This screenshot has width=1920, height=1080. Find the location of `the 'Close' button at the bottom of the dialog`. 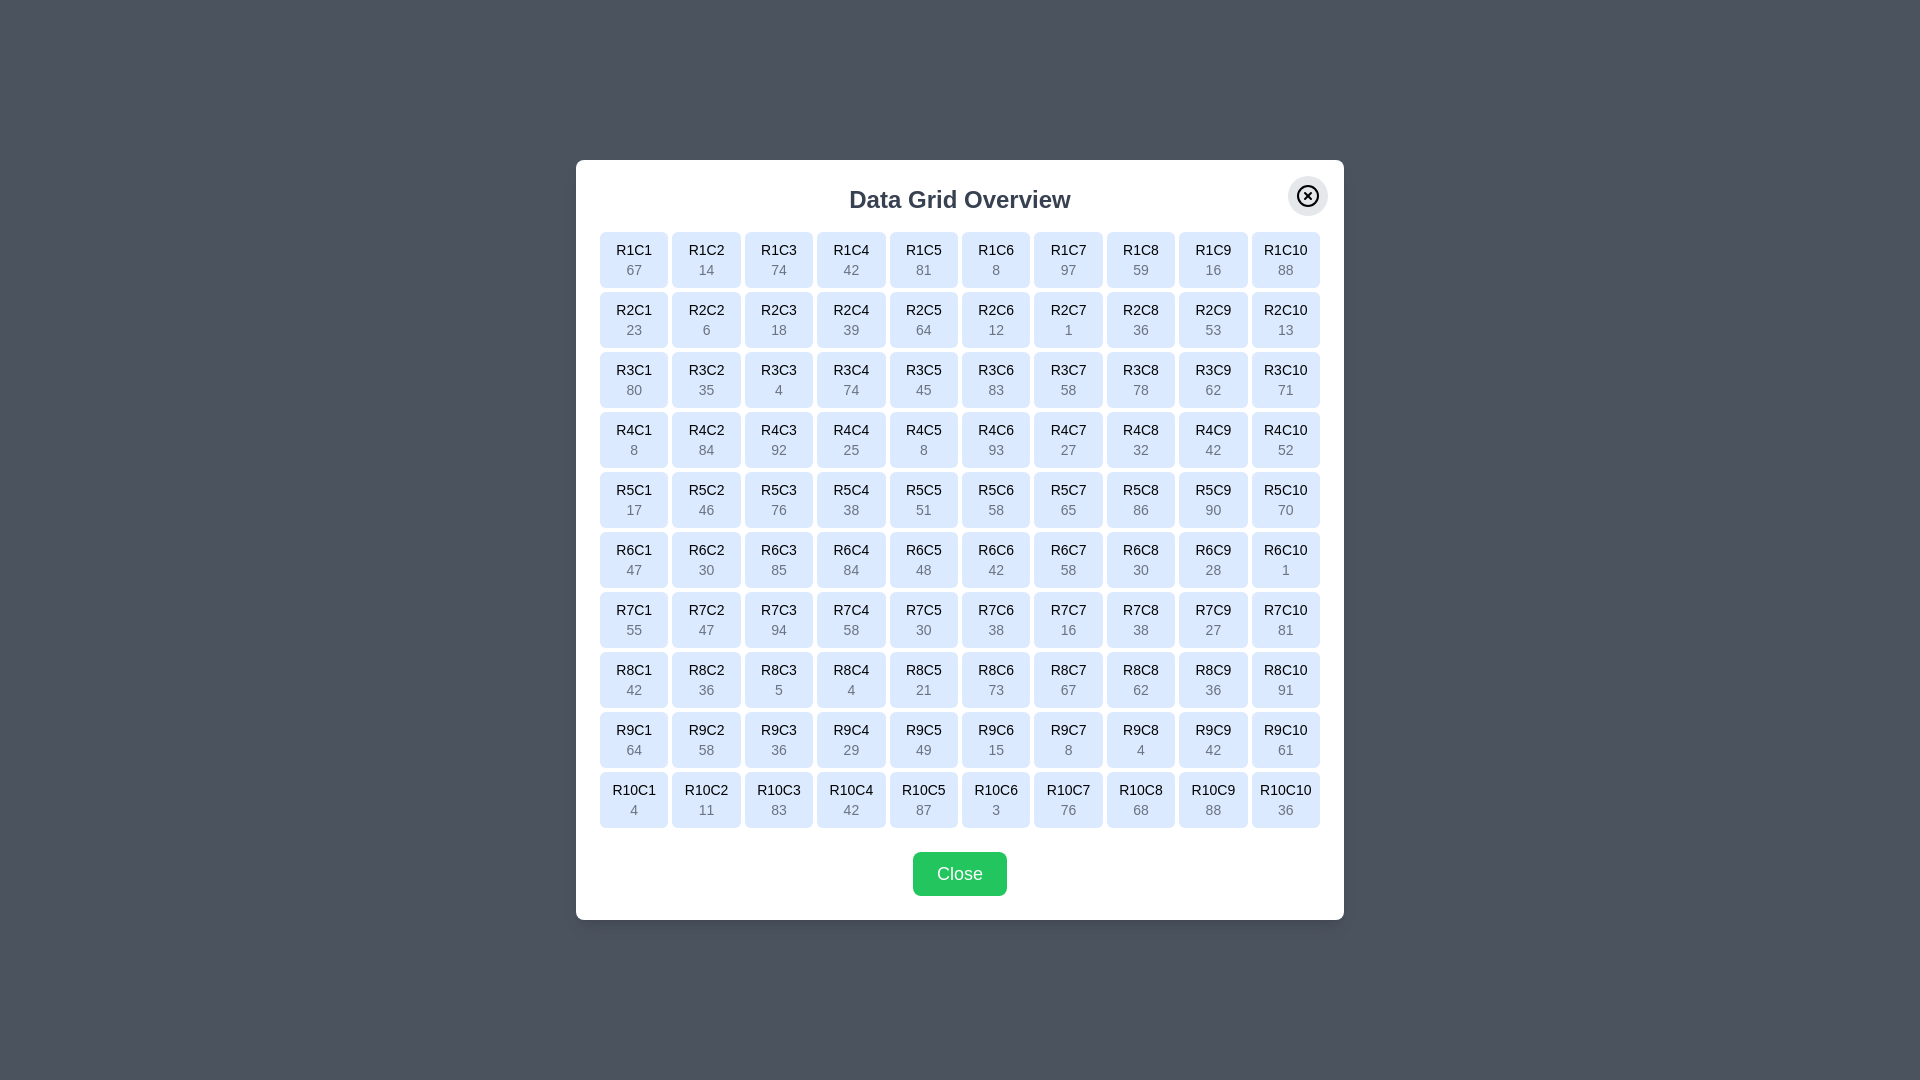

the 'Close' button at the bottom of the dialog is located at coordinates (960, 873).